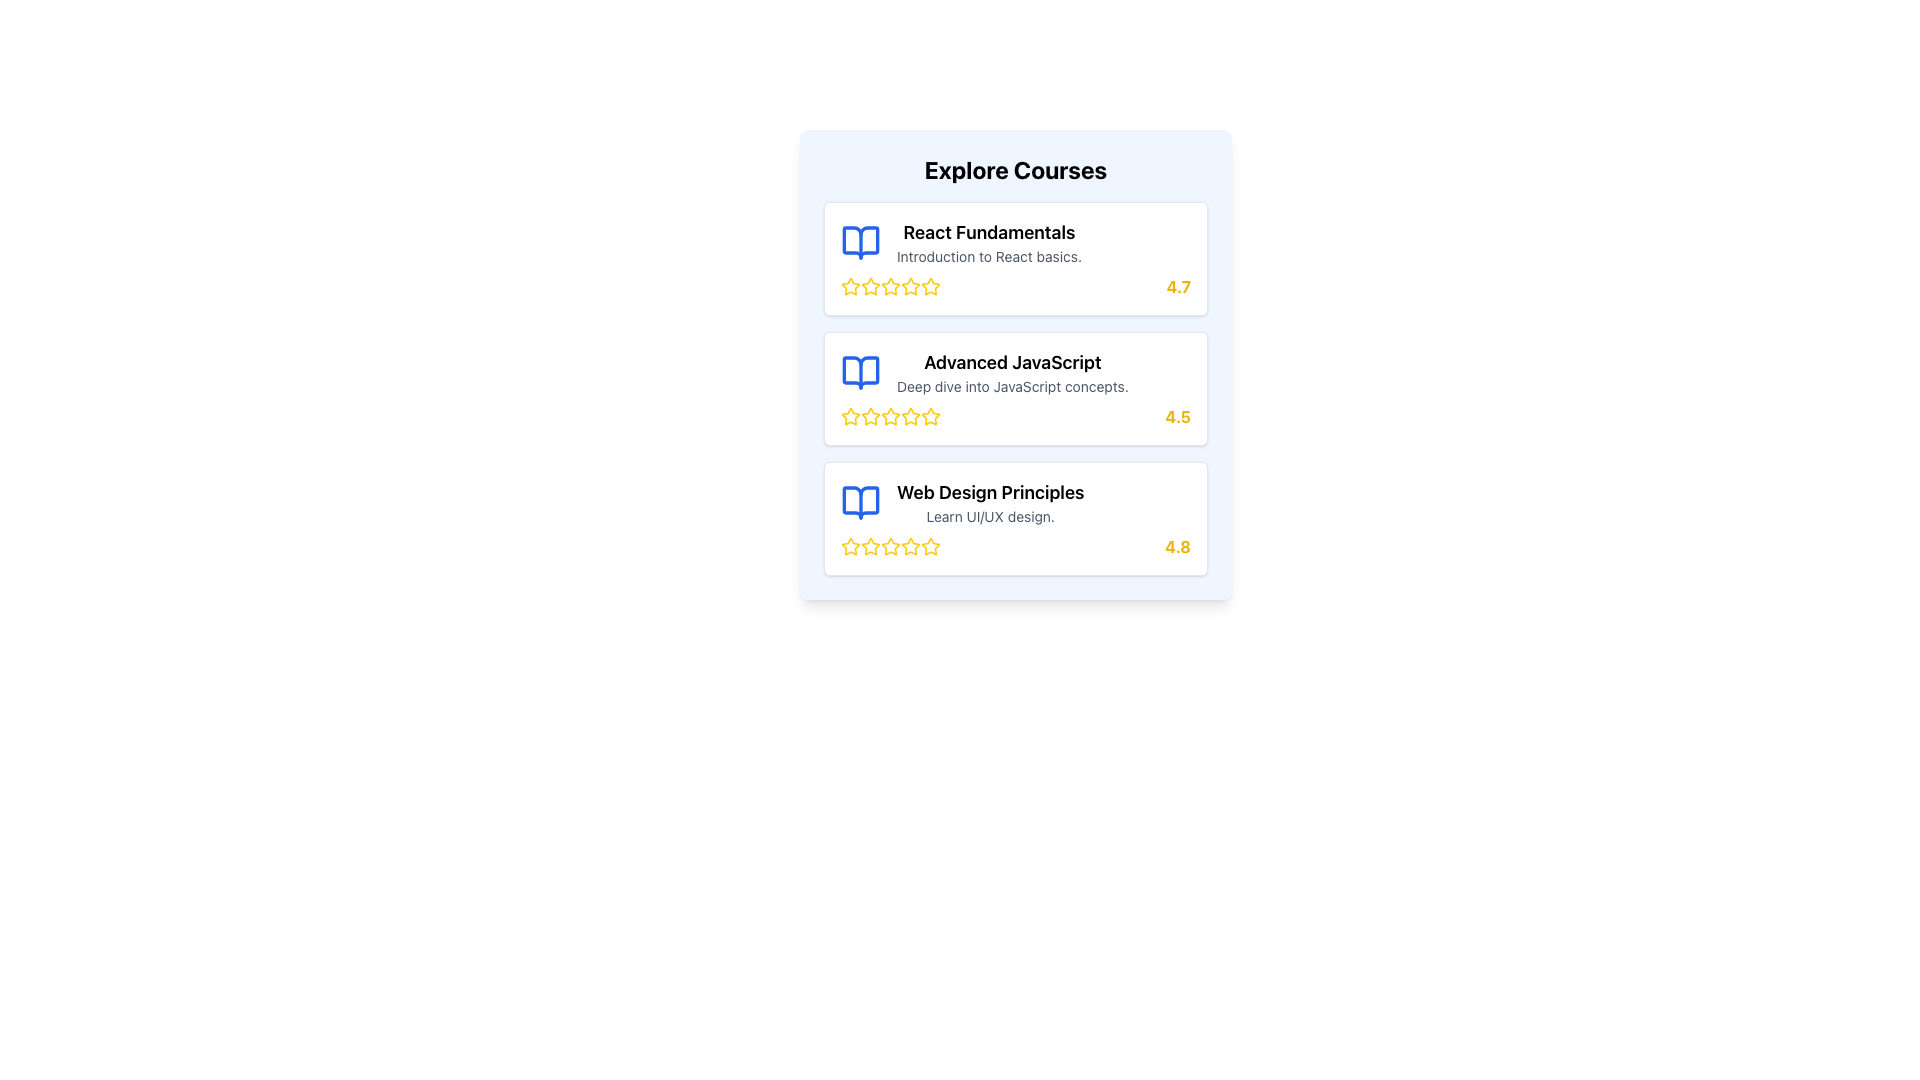 This screenshot has height=1080, width=1920. Describe the element at coordinates (1016, 415) in the screenshot. I see `the rating display showing a value of '4.5' in bold yellow font, which is part of the 'Advanced JavaScript' course card, located in the bottom right corner below the course subtitle` at that location.